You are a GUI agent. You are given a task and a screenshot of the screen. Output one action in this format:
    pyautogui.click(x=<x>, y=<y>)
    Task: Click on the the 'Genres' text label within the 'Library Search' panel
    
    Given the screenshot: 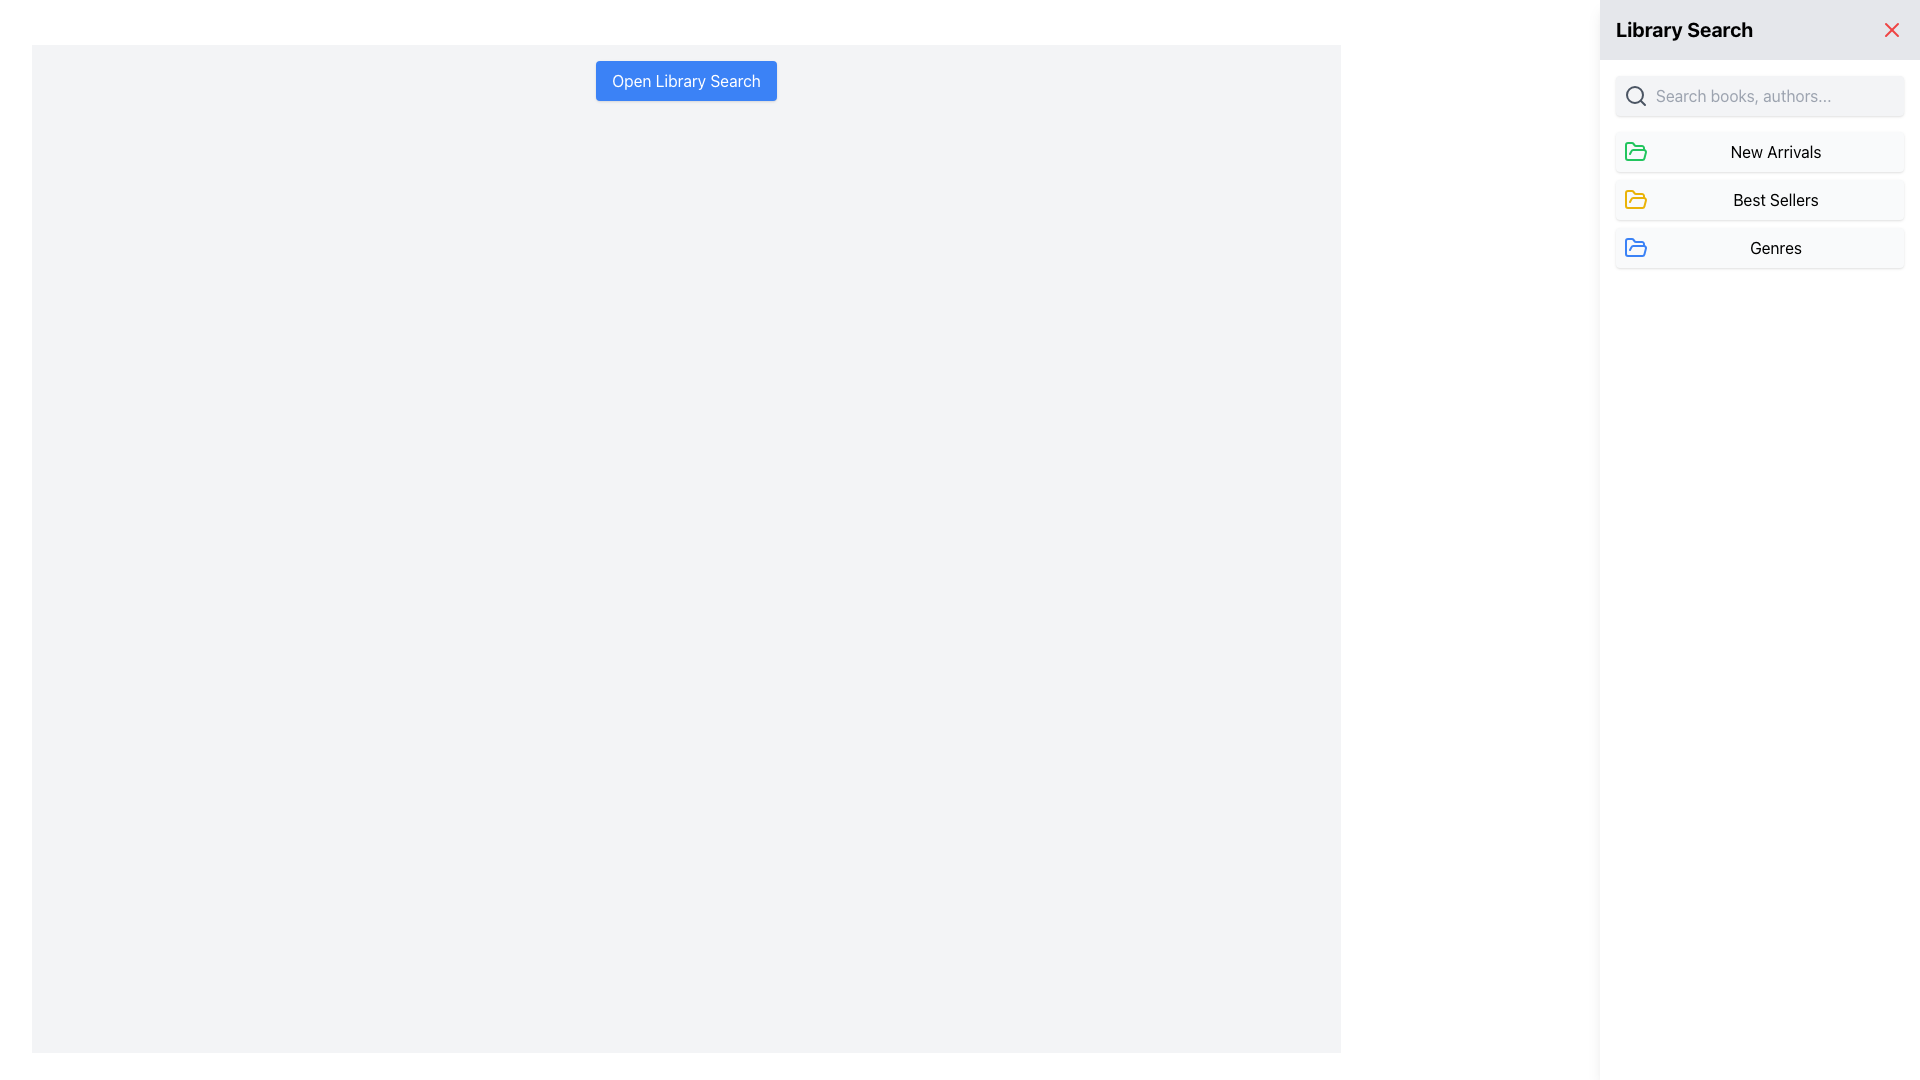 What is the action you would take?
    pyautogui.click(x=1776, y=246)
    